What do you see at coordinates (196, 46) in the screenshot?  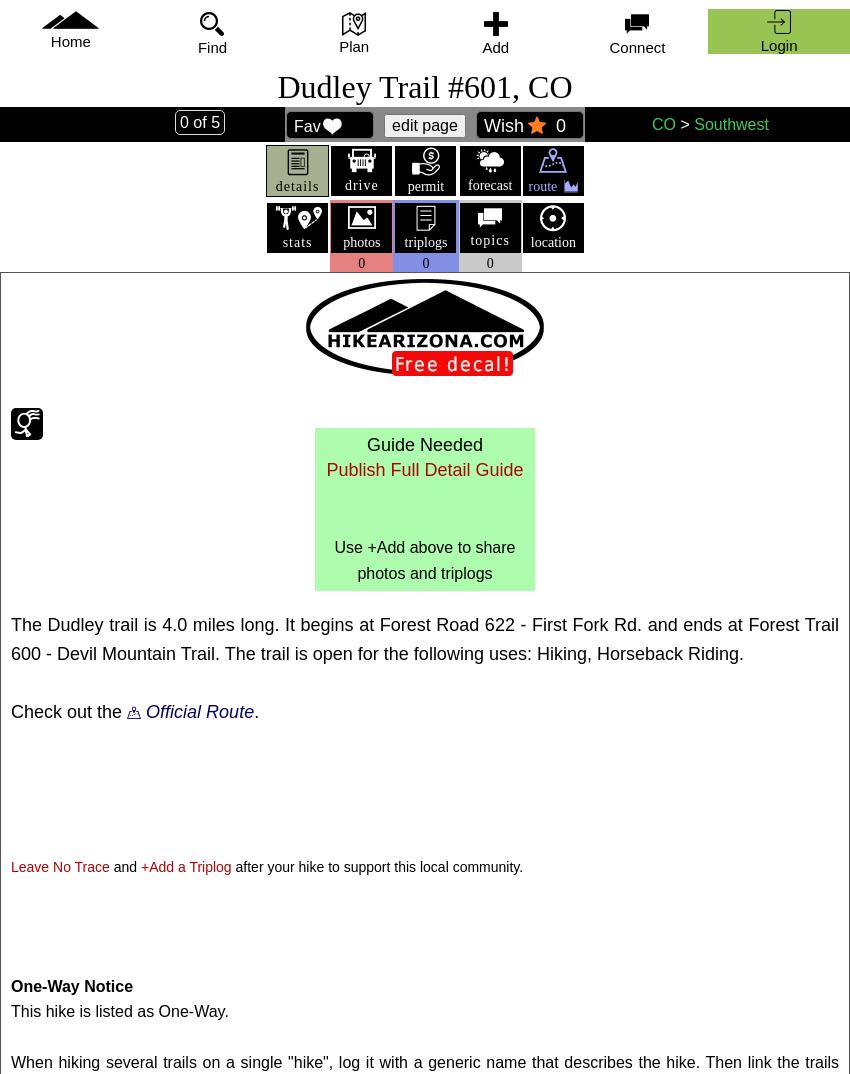 I see `'Find'` at bounding box center [196, 46].